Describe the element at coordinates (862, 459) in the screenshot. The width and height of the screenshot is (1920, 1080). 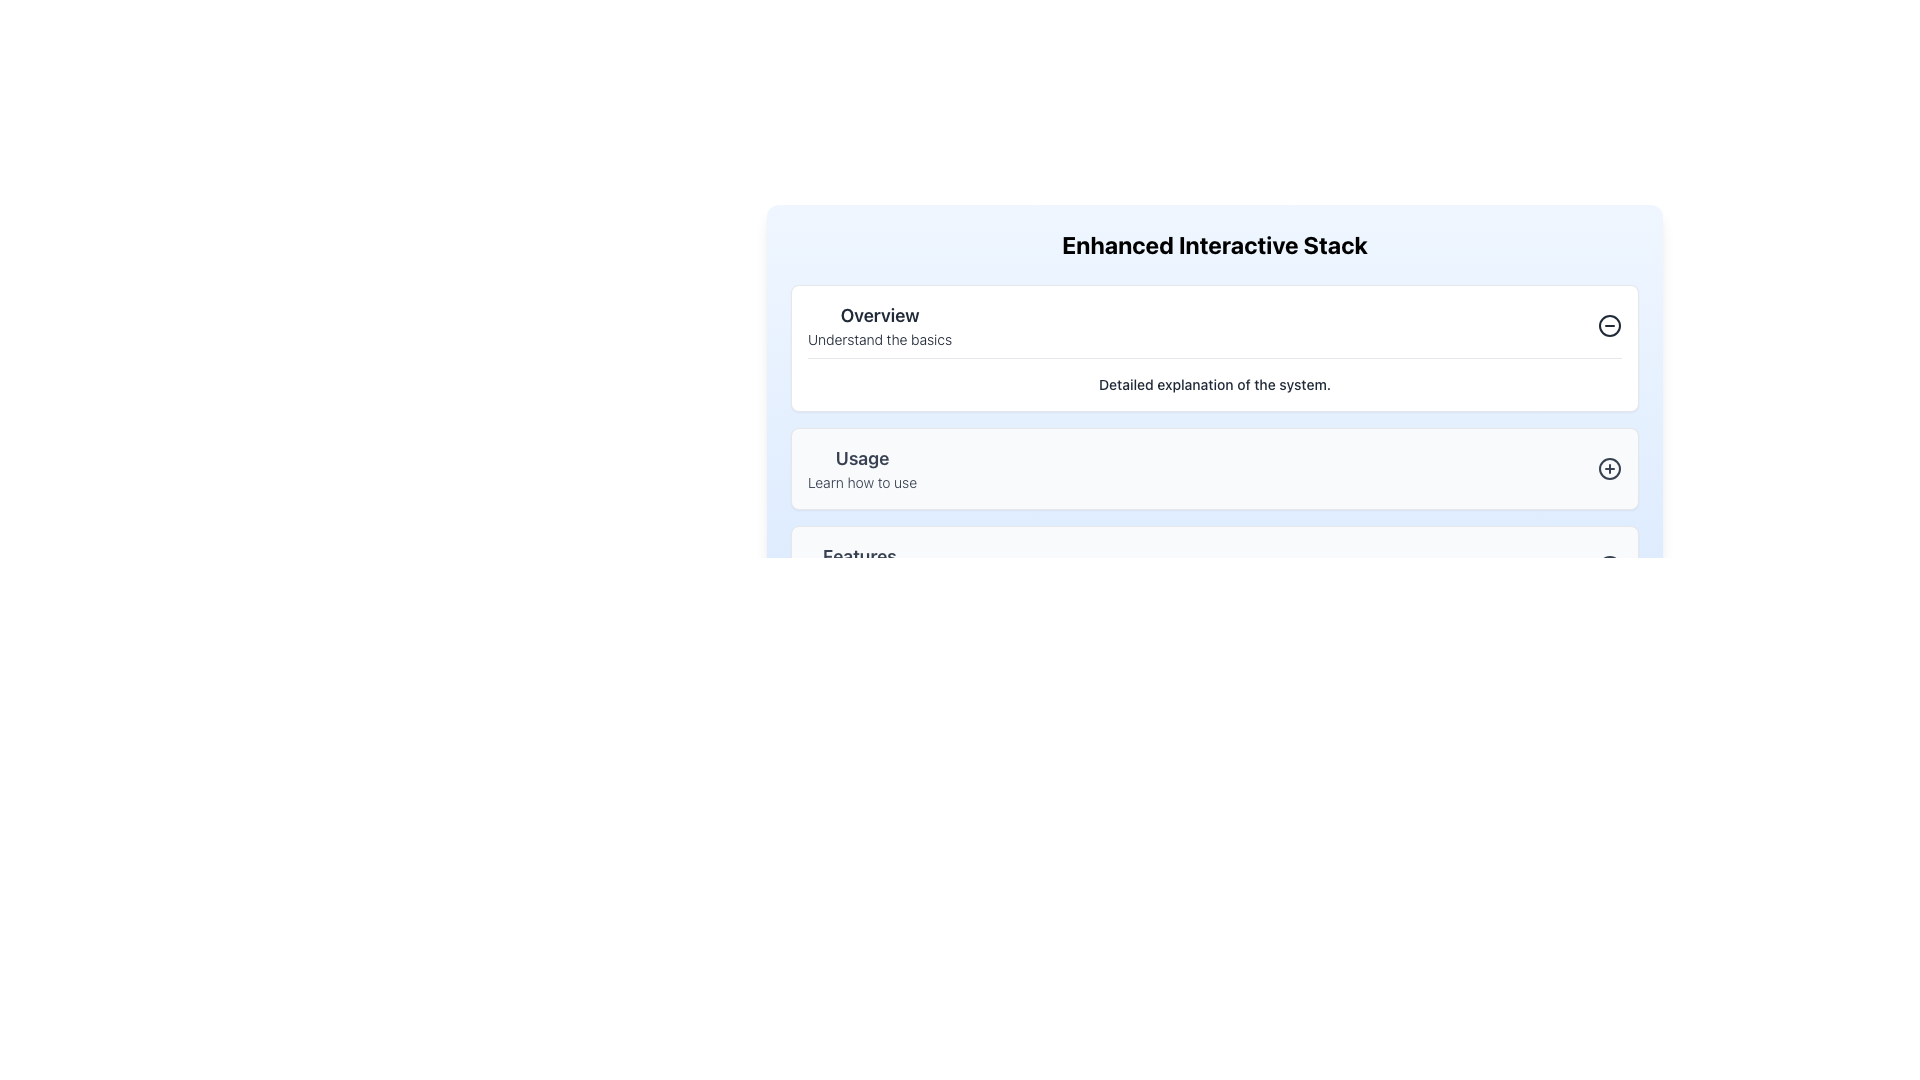
I see `text label located below the 'Overview' section and above the 'Learn how to use' text, which serves as the primary header for usage information` at that location.